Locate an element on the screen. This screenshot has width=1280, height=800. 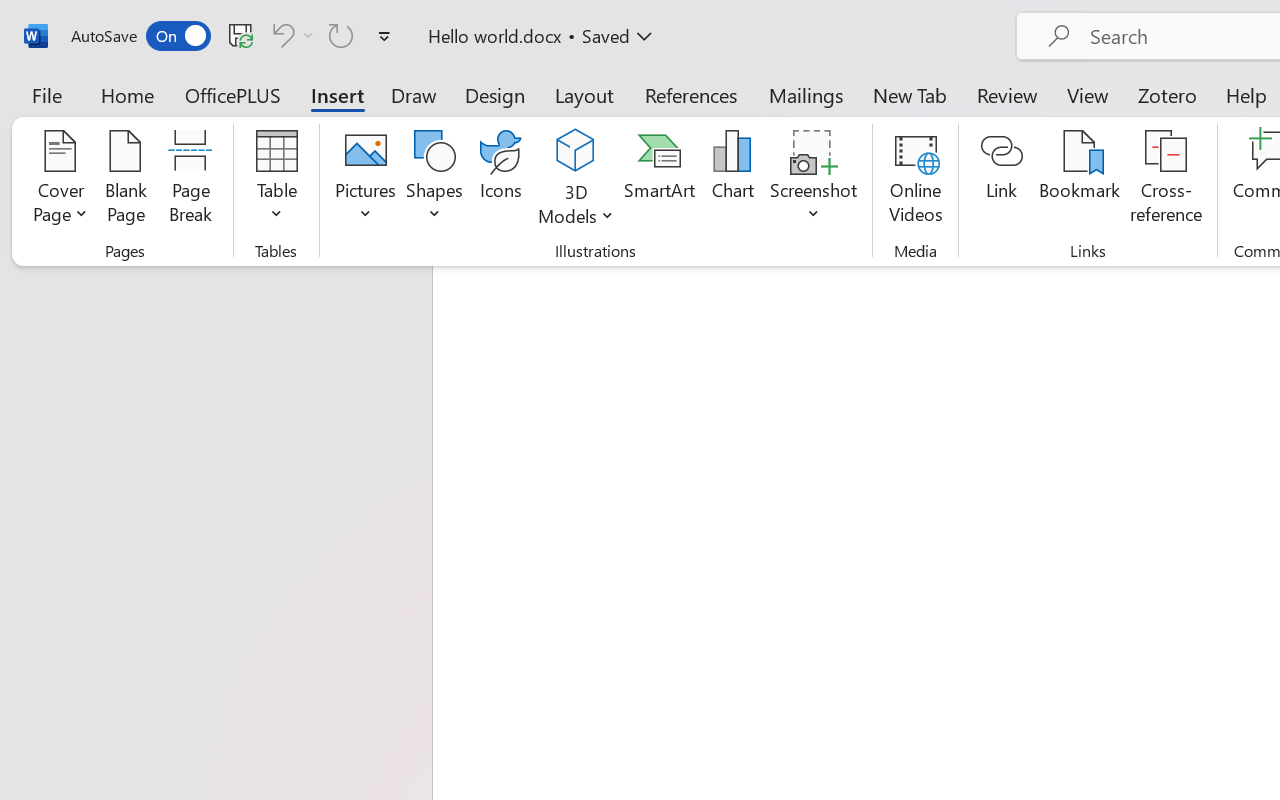
'Page Break' is located at coordinates (190, 179).